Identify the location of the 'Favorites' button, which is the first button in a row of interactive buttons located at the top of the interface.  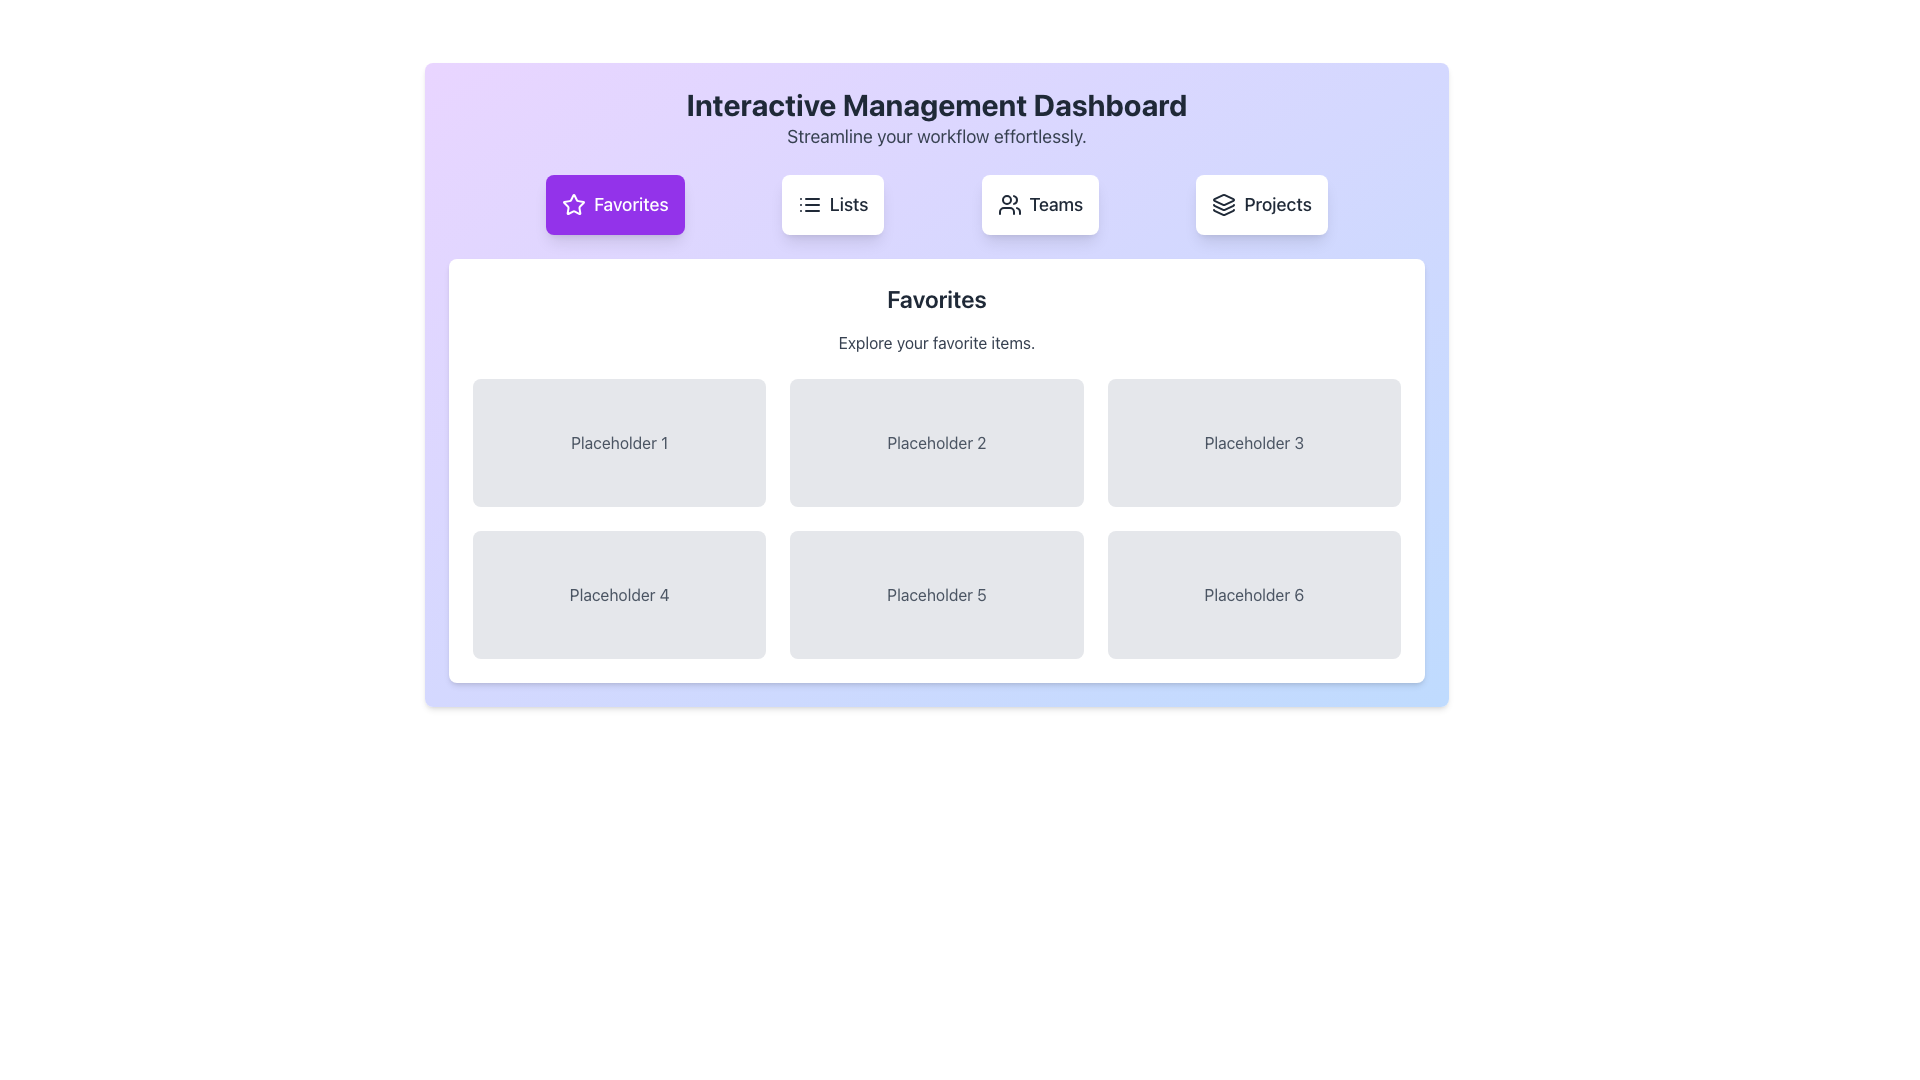
(614, 204).